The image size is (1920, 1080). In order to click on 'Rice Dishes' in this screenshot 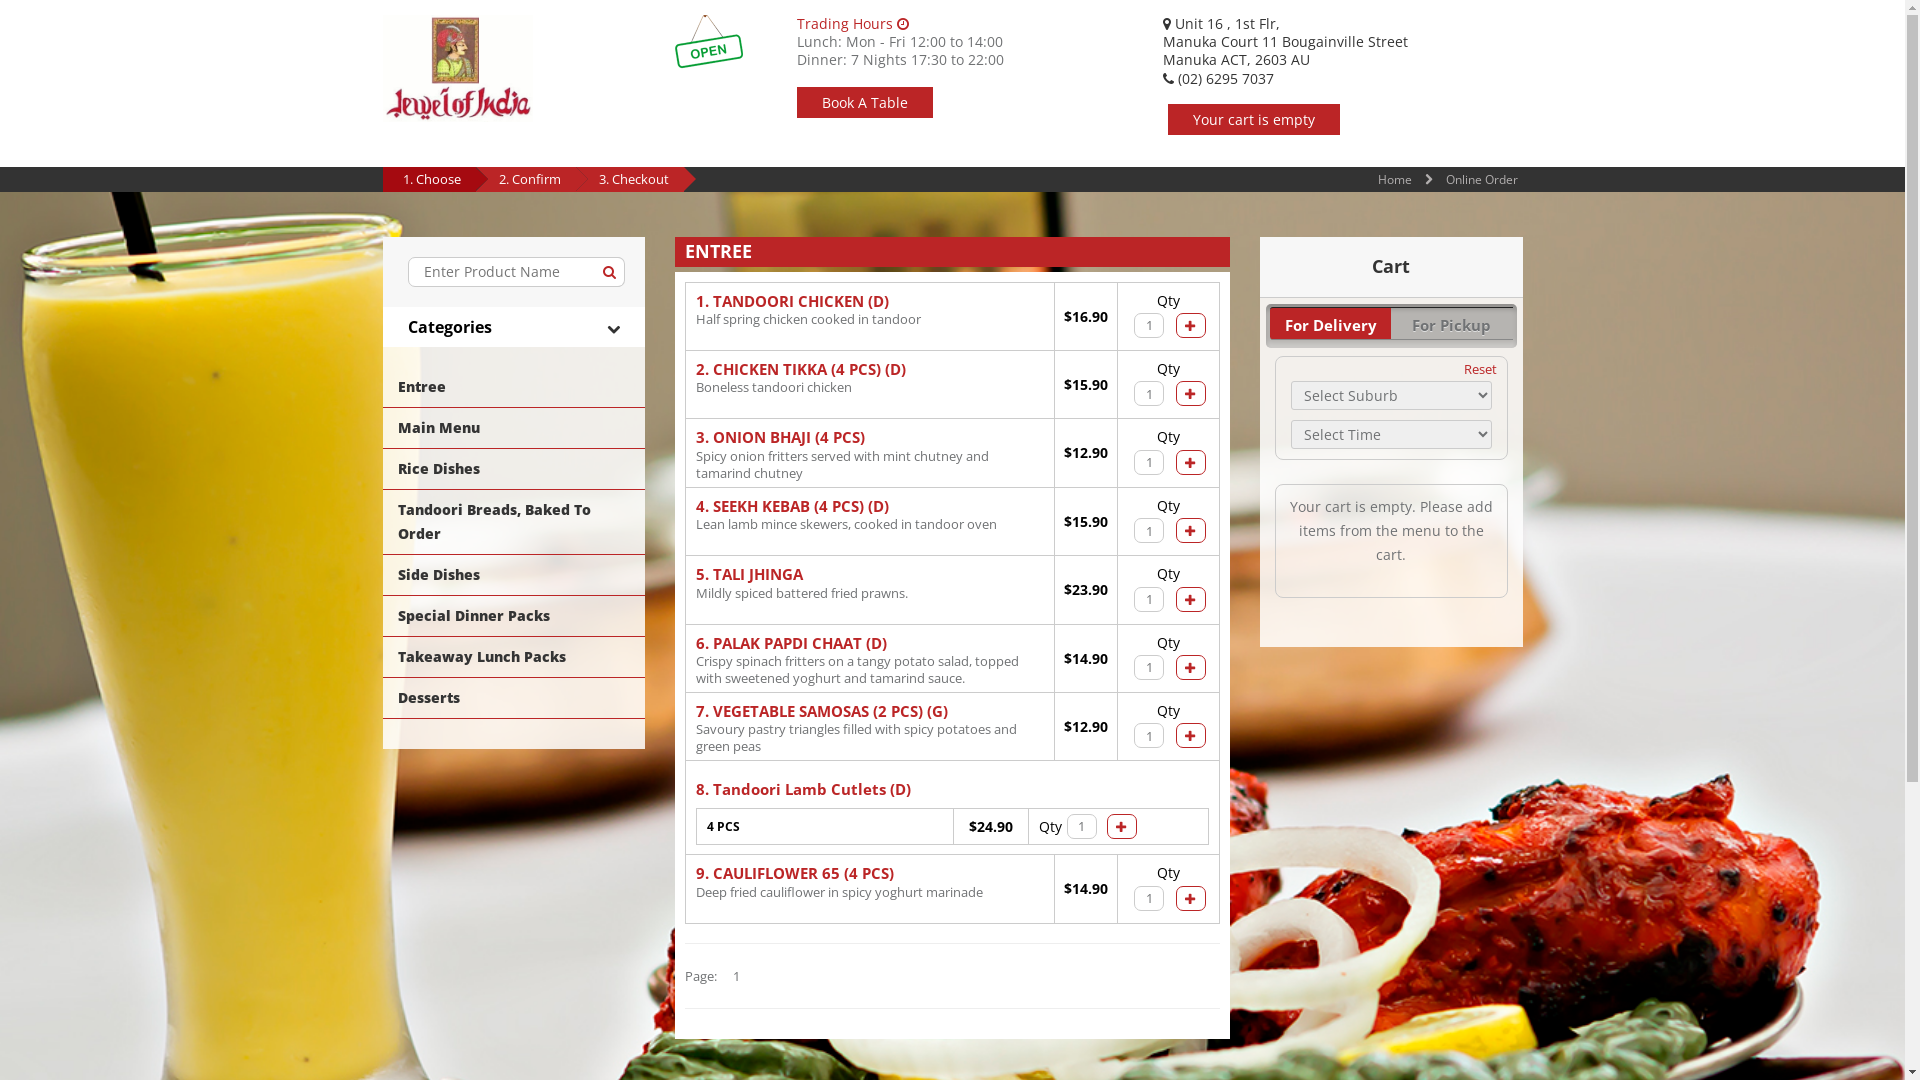, I will do `click(513, 469)`.